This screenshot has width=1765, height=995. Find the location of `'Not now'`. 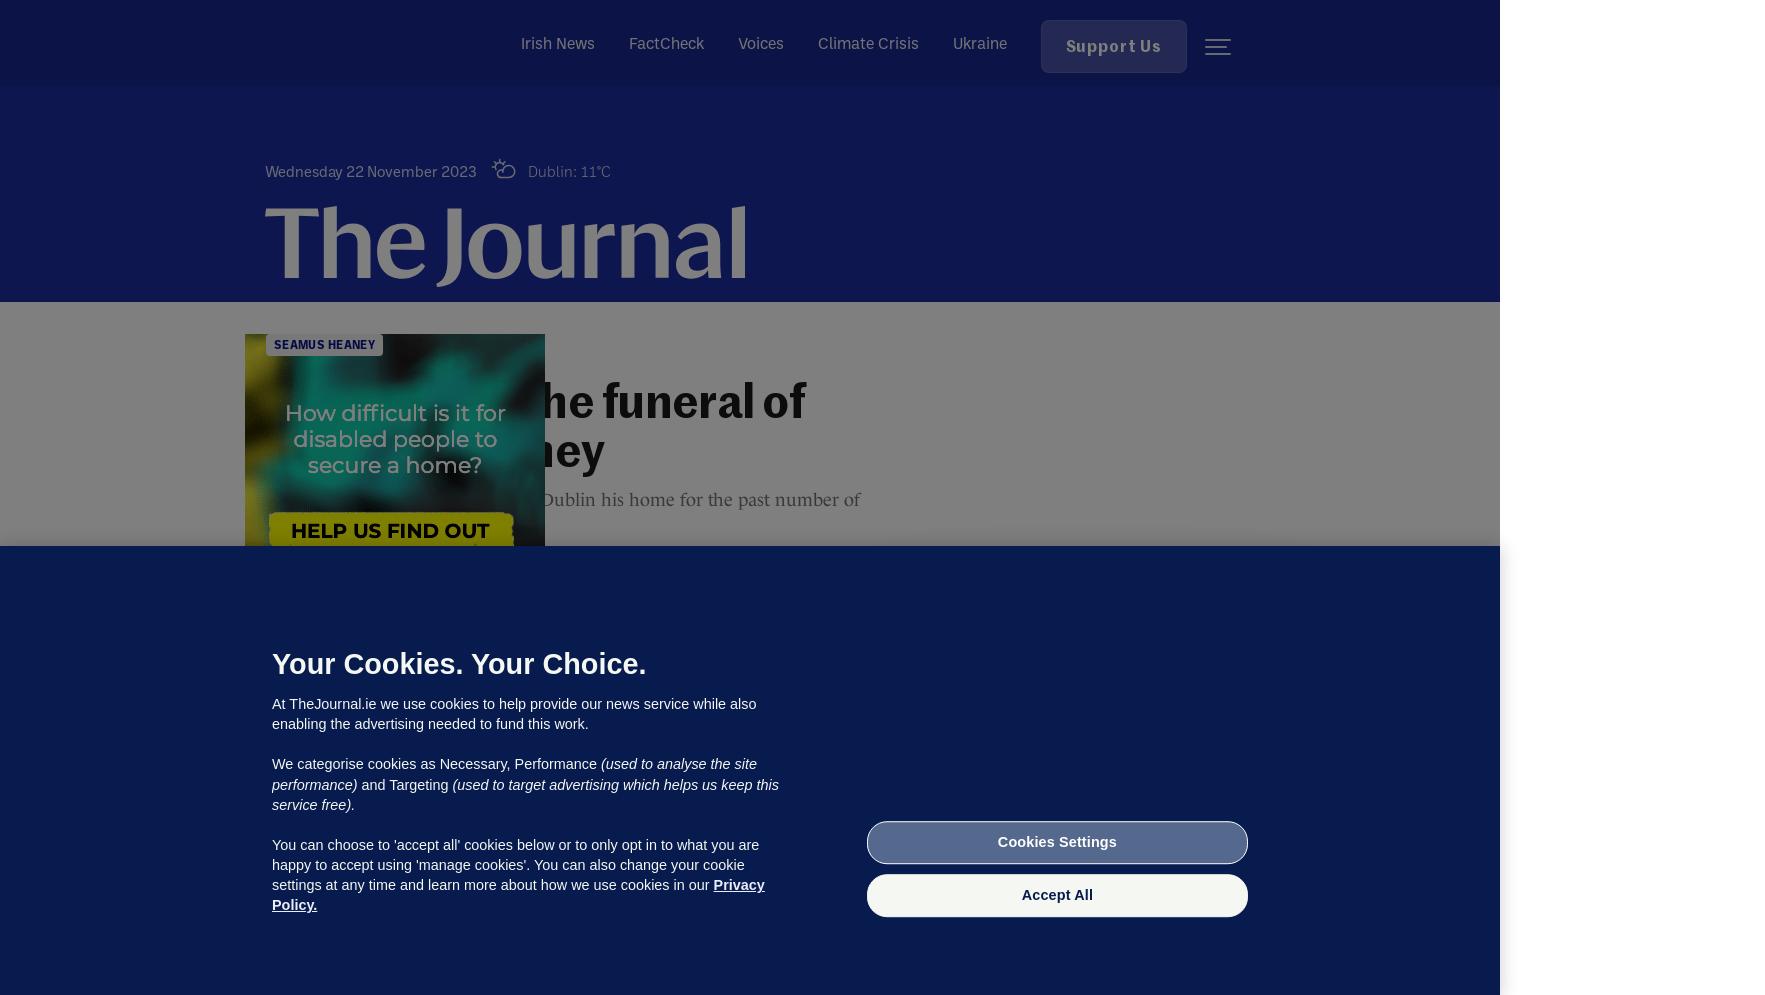

'Not now' is located at coordinates (1173, 944).